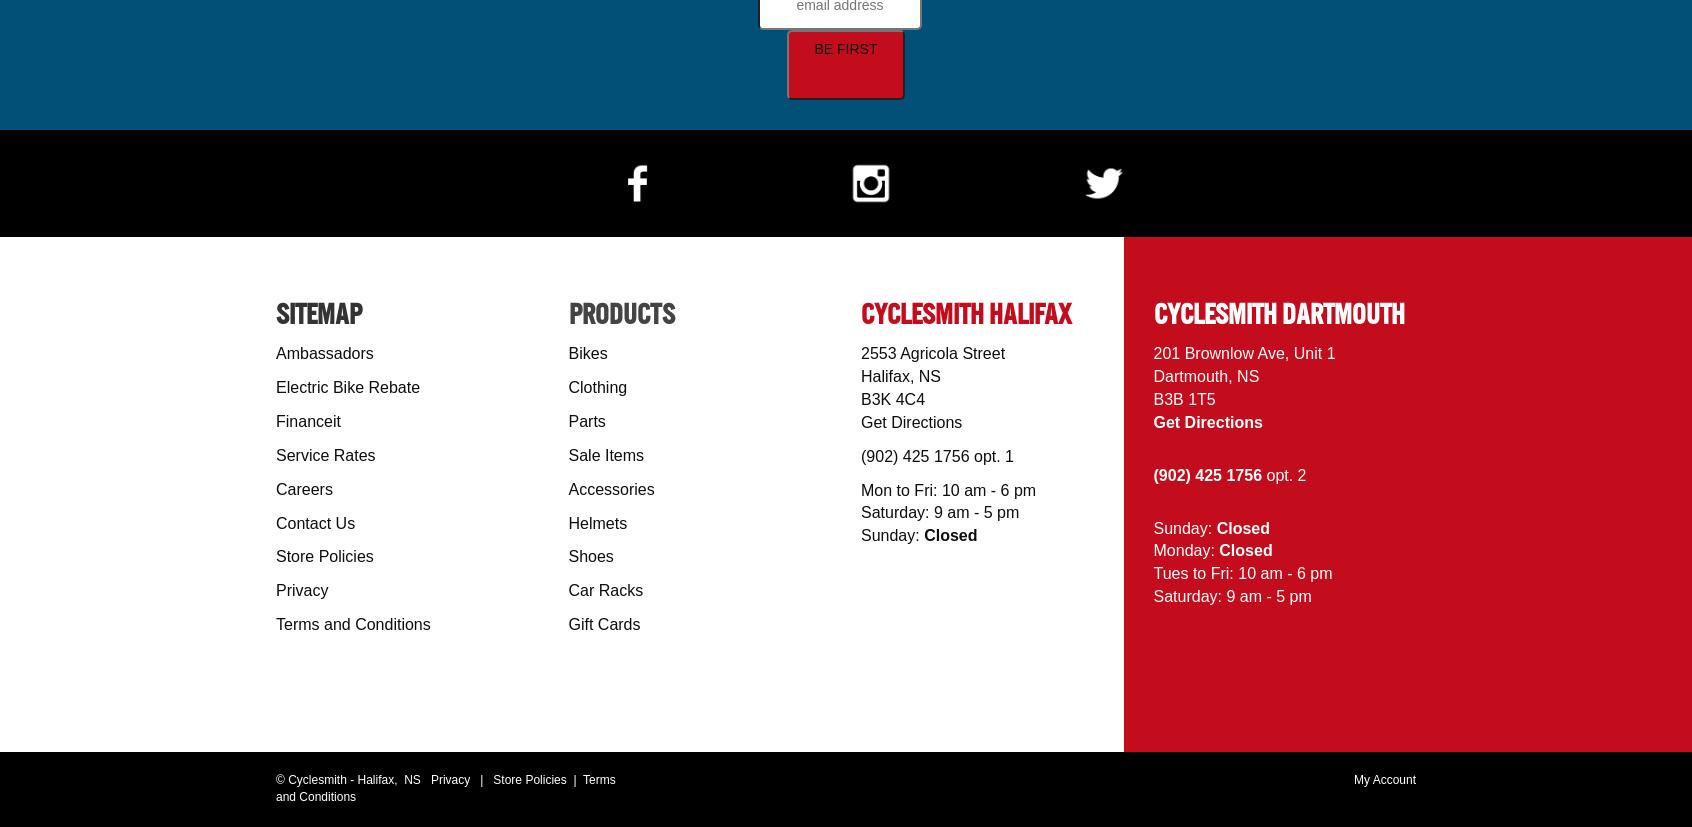 This screenshot has height=827, width=1692. What do you see at coordinates (1243, 352) in the screenshot?
I see `'201 Brownlow Ave, Unit 1'` at bounding box center [1243, 352].